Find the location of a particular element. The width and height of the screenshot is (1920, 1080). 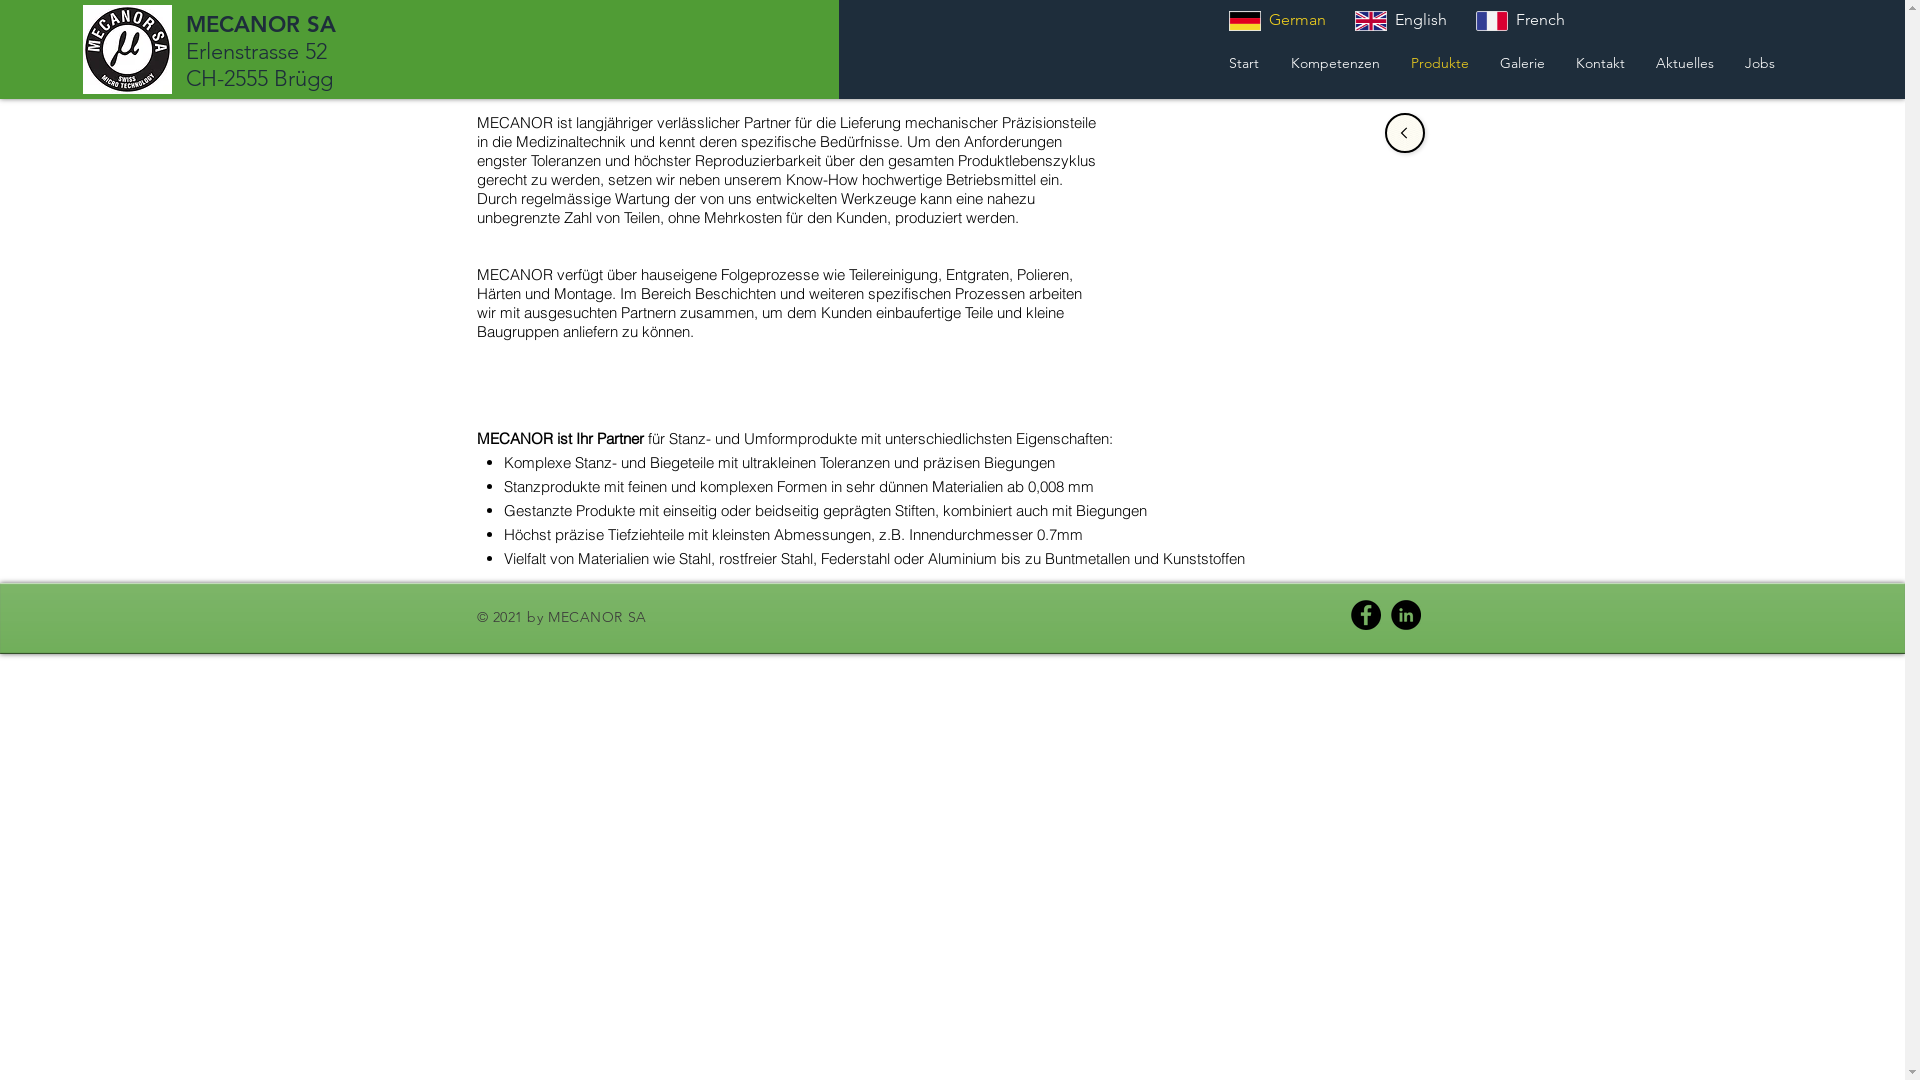

'Produkte' is located at coordinates (1438, 61).